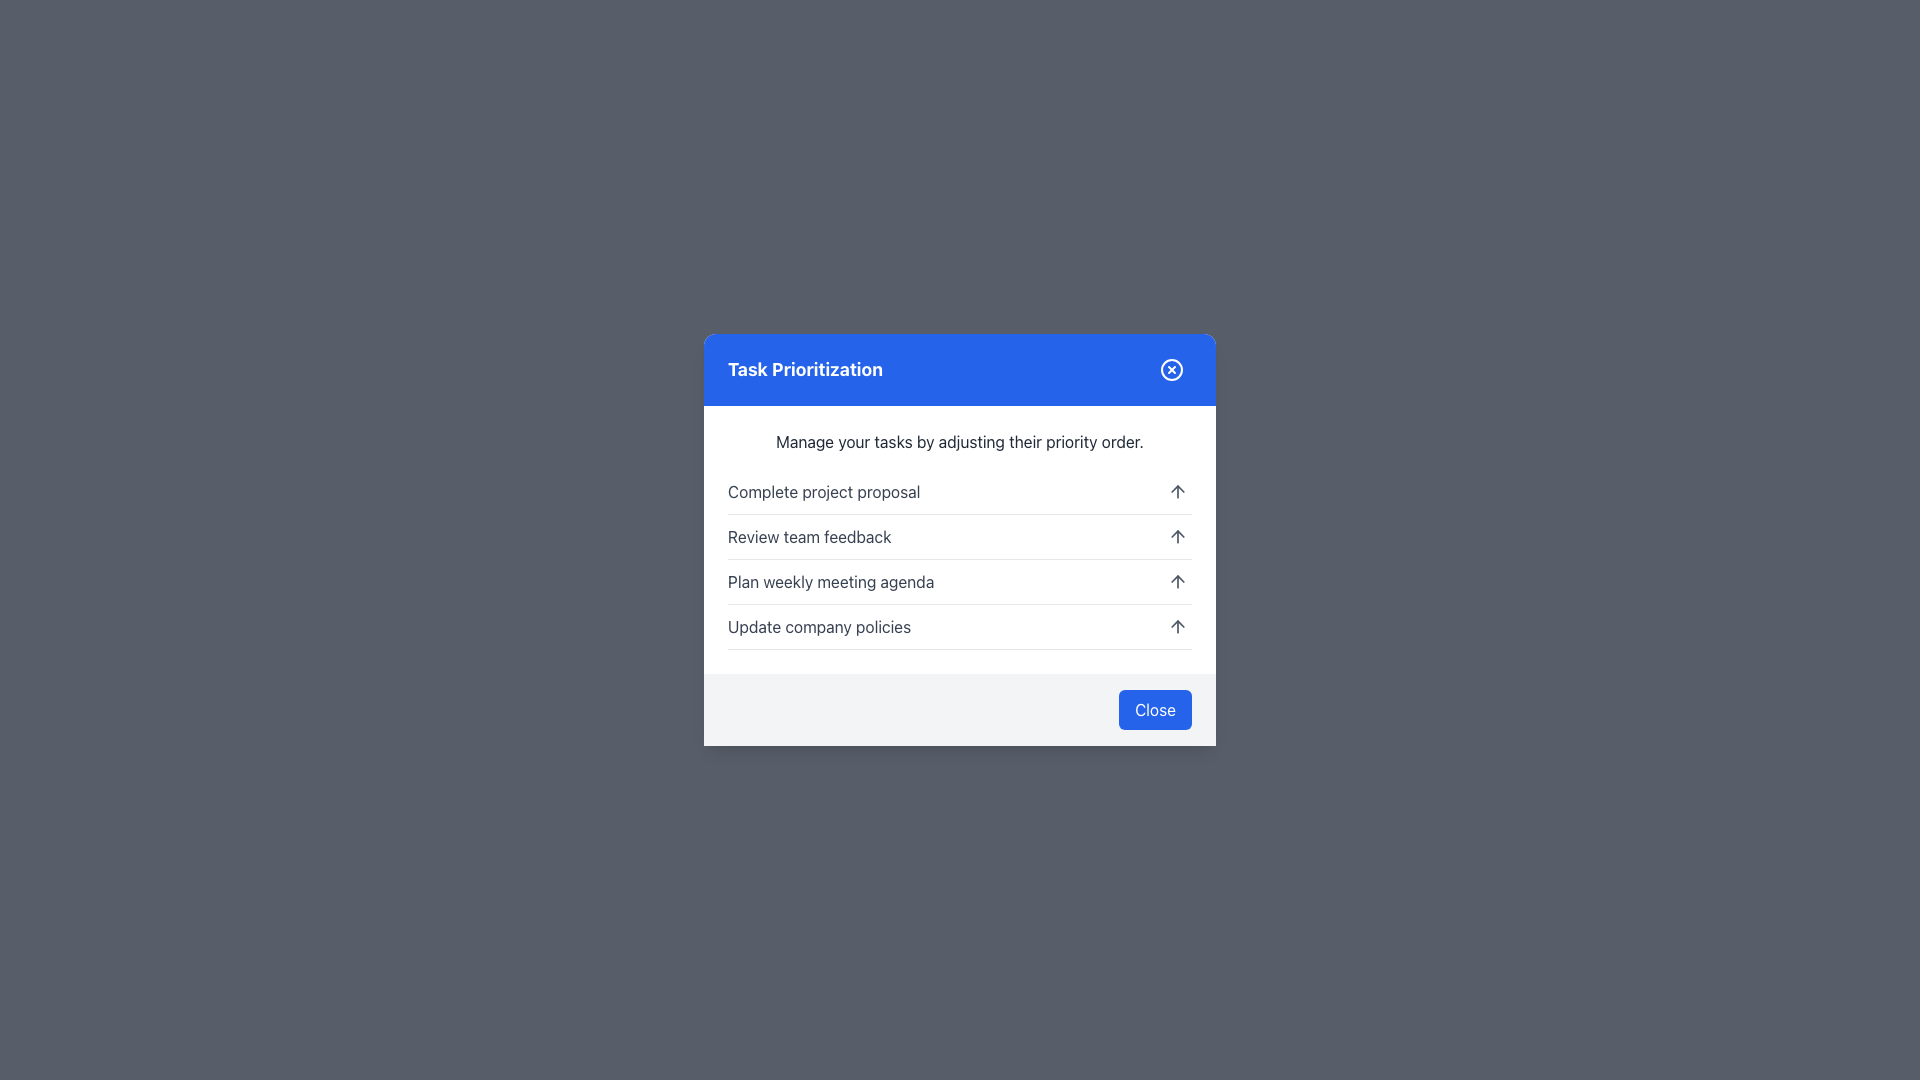 This screenshot has height=1080, width=1920. Describe the element at coordinates (1177, 535) in the screenshot. I see `the icon button located to the right of the row labeled 'Review team feedback'` at that location.